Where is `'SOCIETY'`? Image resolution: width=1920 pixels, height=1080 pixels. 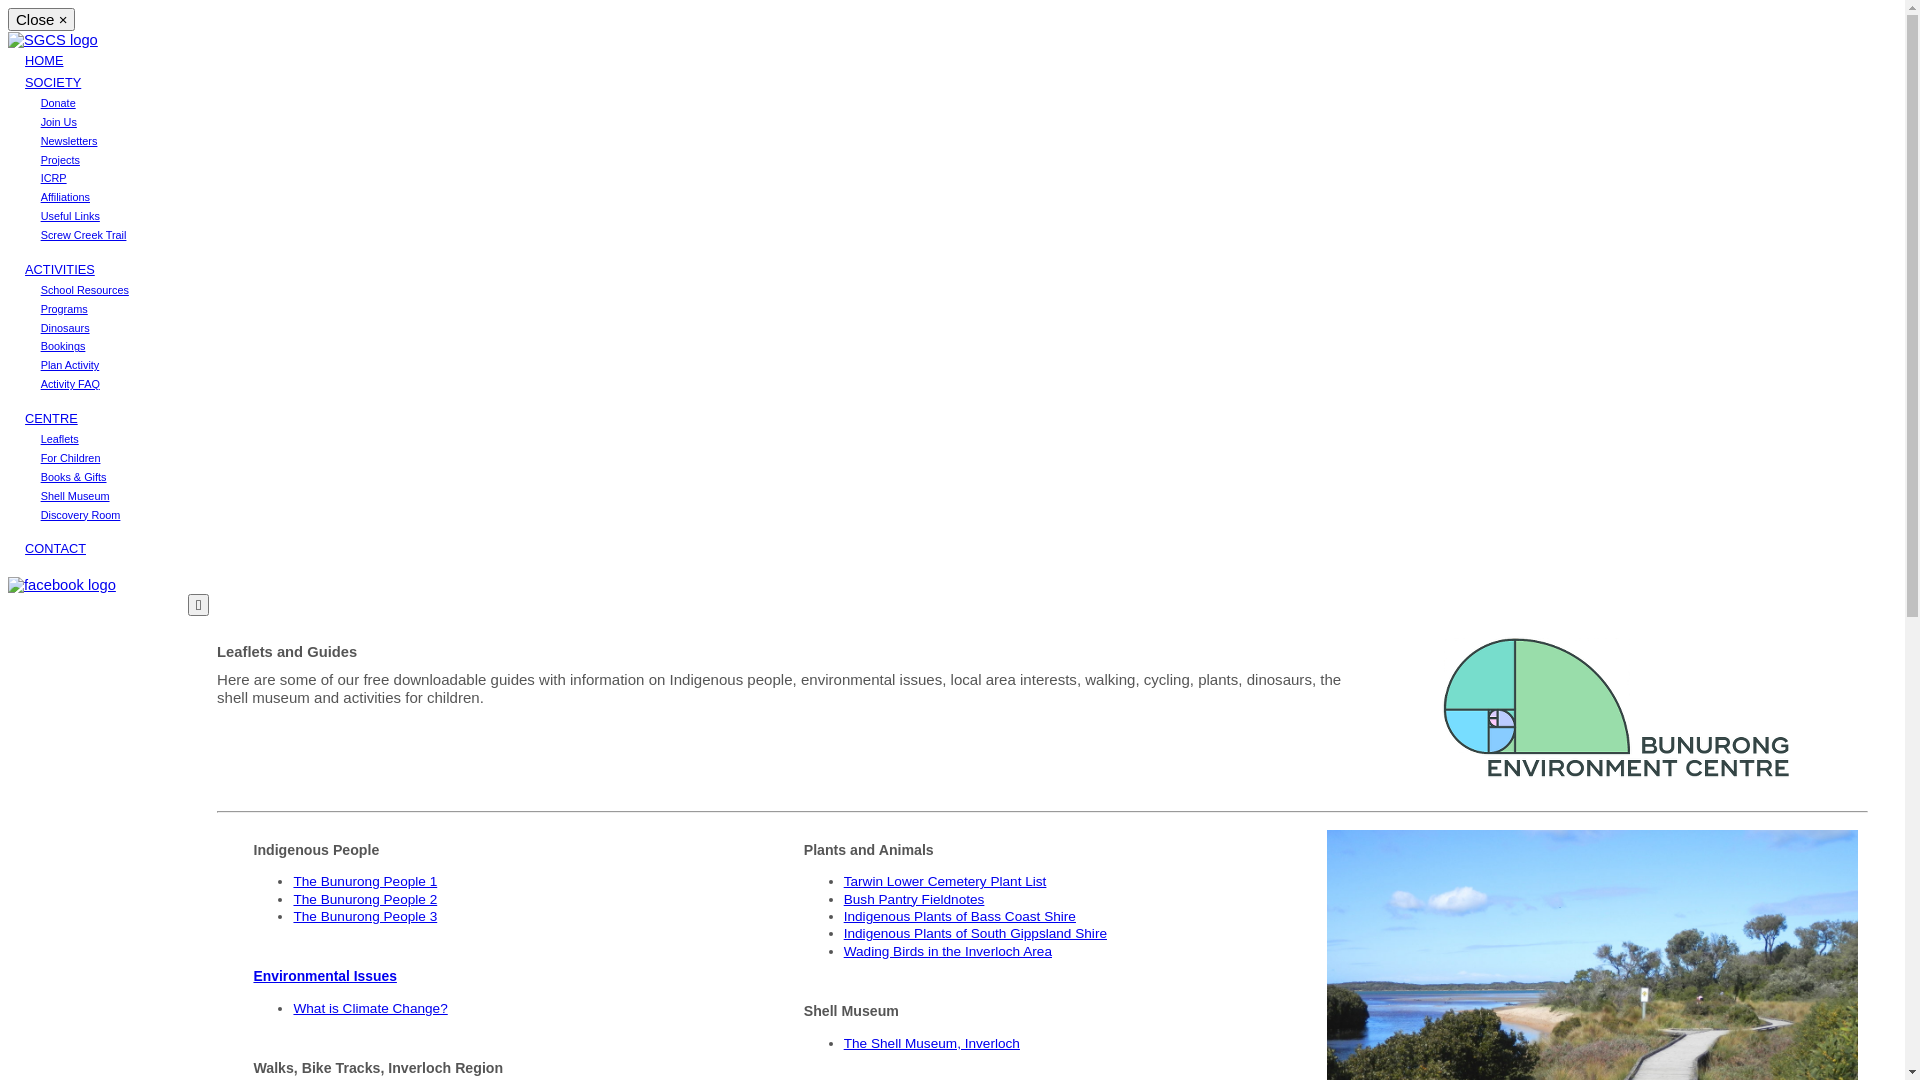
'SOCIETY' is located at coordinates (24, 81).